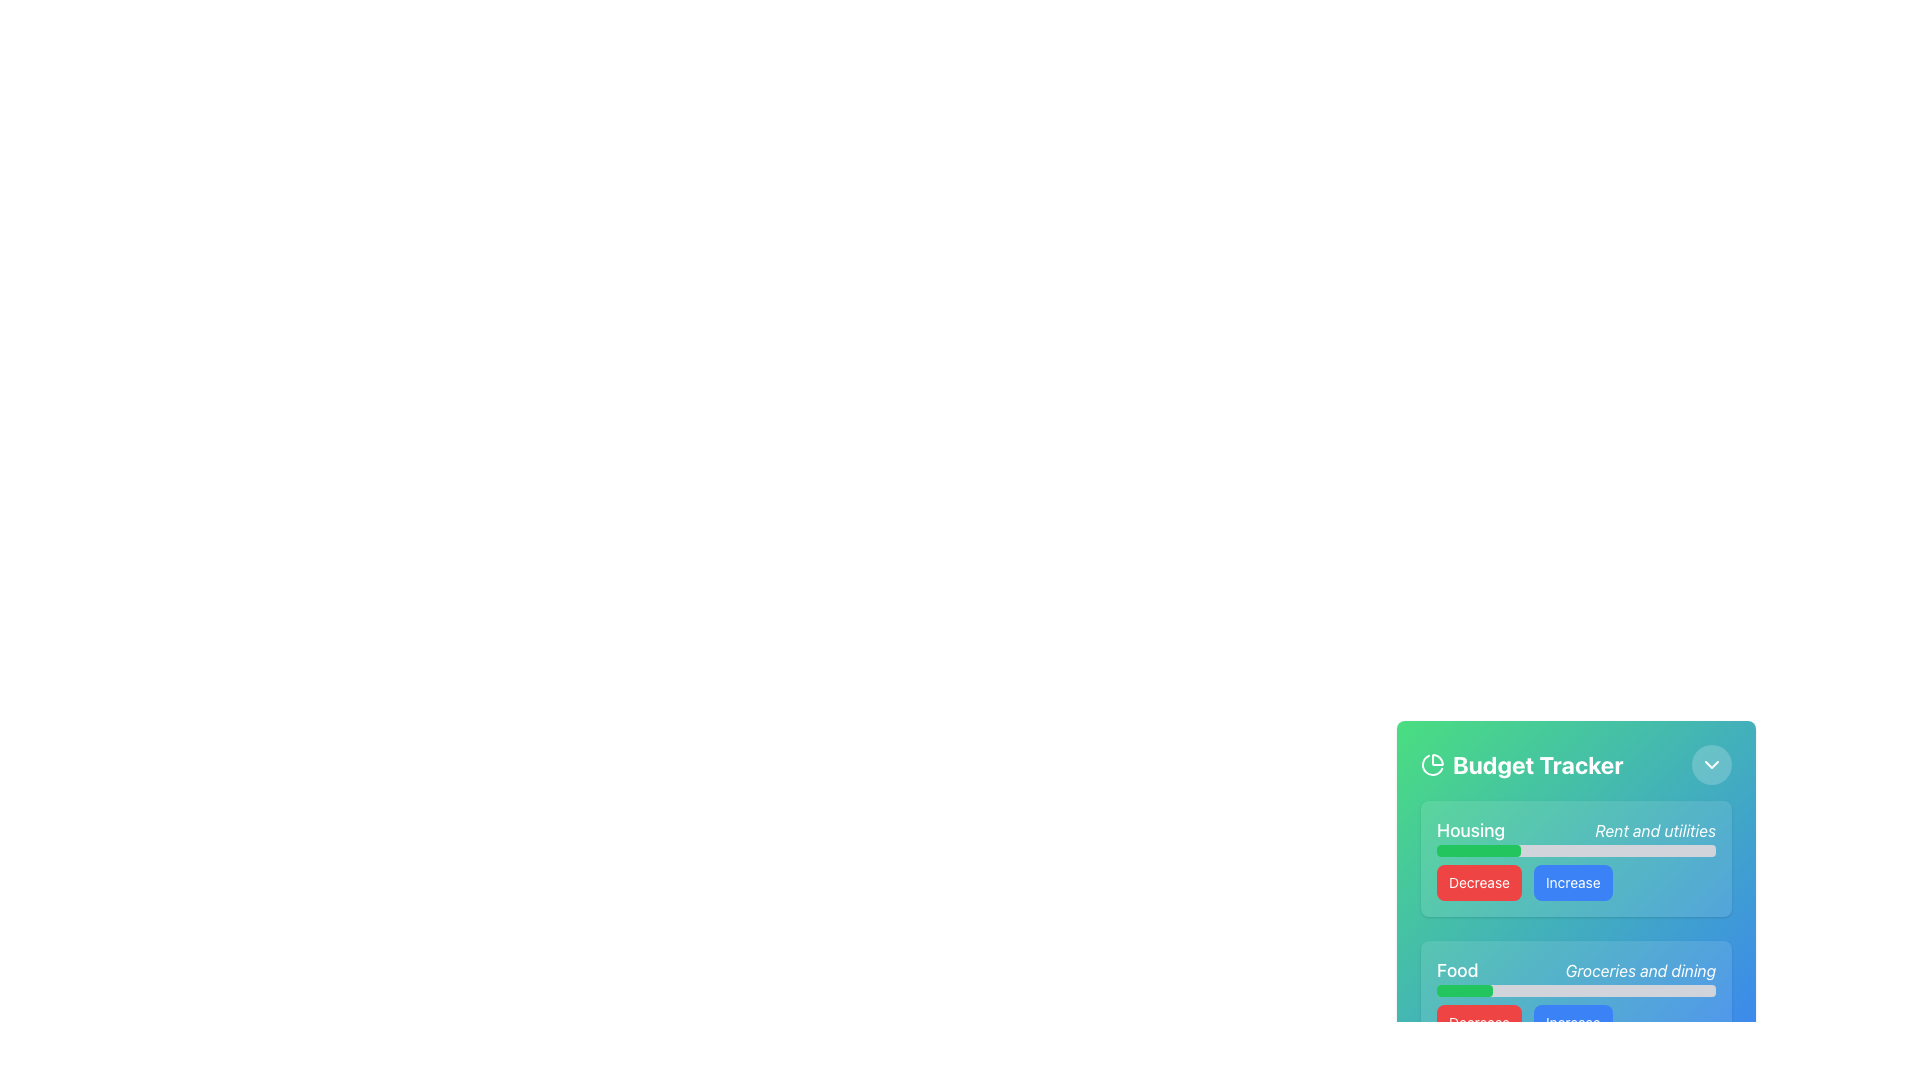  What do you see at coordinates (1521, 764) in the screenshot?
I see `the 'Budget Tracker' text label which is in bold, large font and aligned within the green-to-blue gradient header, next to a pie-chart icon` at bounding box center [1521, 764].